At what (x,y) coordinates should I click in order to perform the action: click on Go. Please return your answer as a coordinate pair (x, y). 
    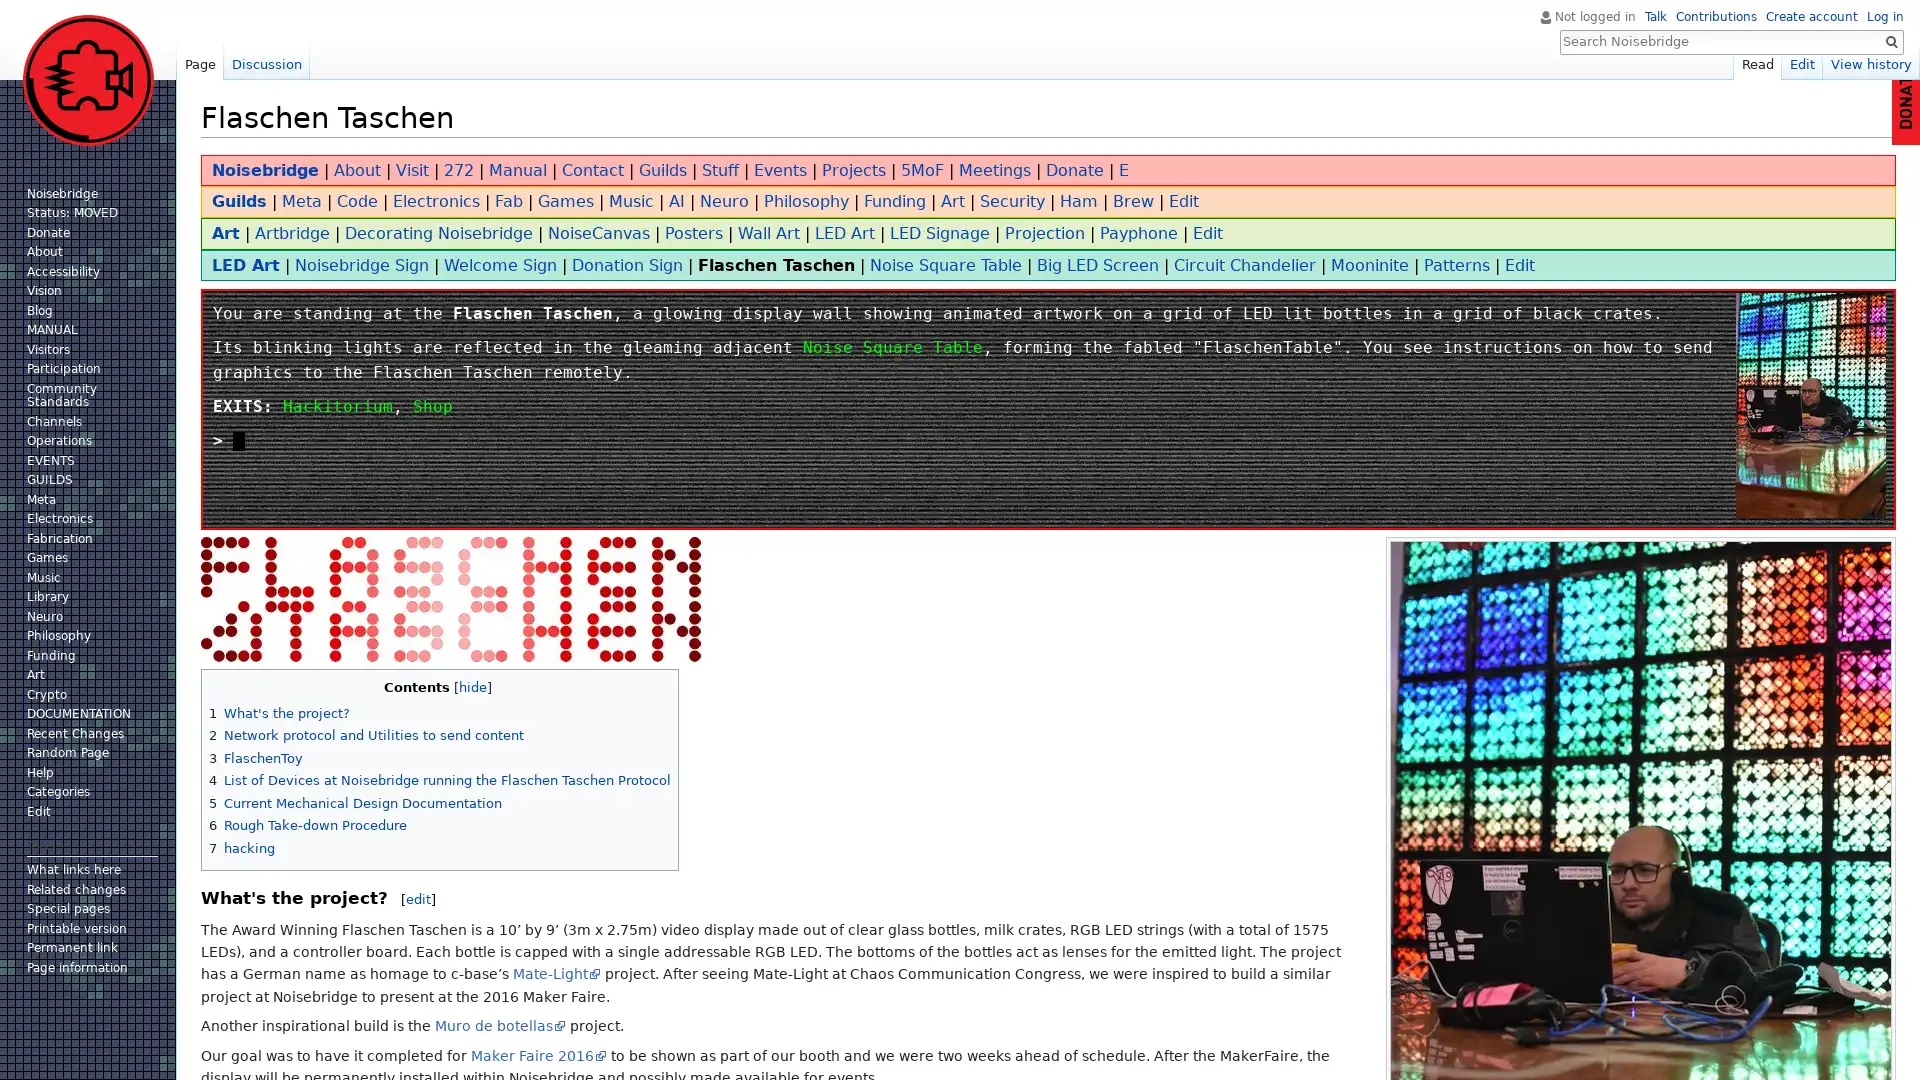
    Looking at the image, I should click on (1890, 42).